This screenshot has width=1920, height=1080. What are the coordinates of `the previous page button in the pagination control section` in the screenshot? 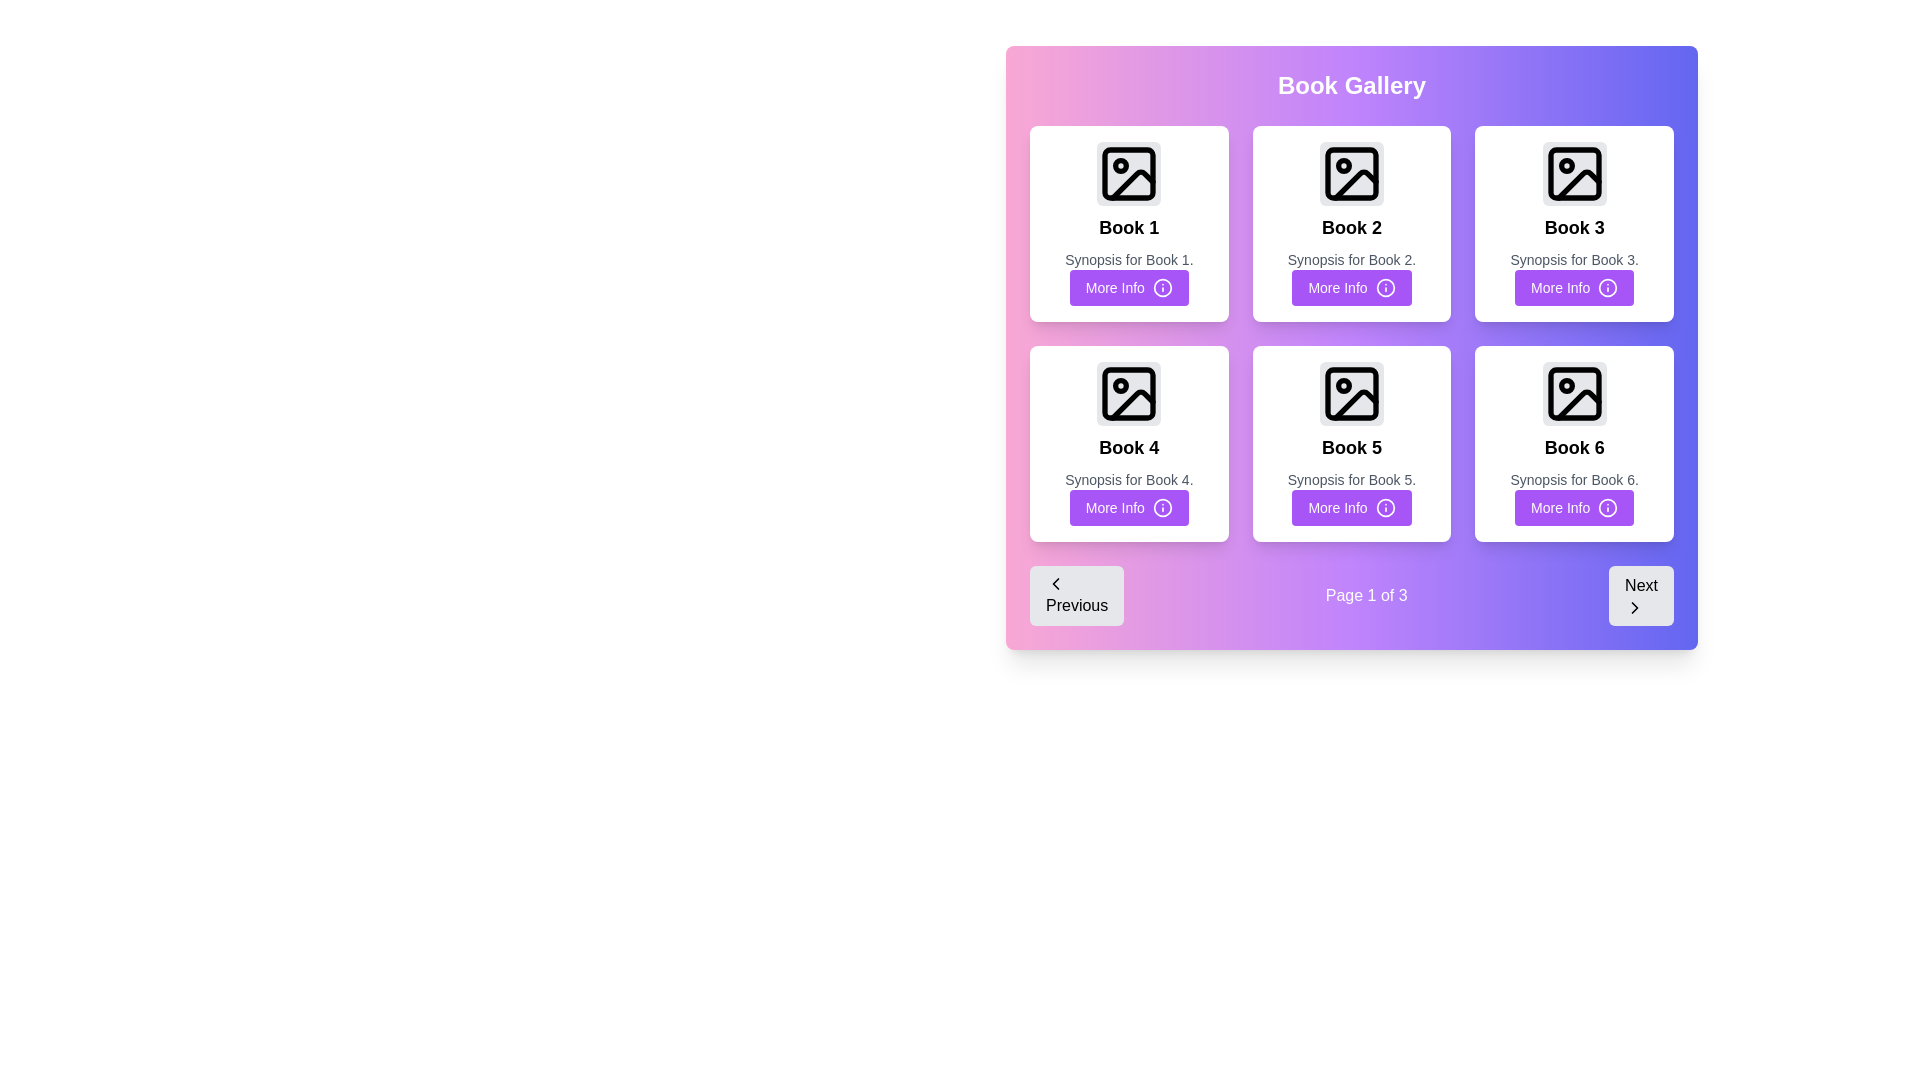 It's located at (1076, 595).